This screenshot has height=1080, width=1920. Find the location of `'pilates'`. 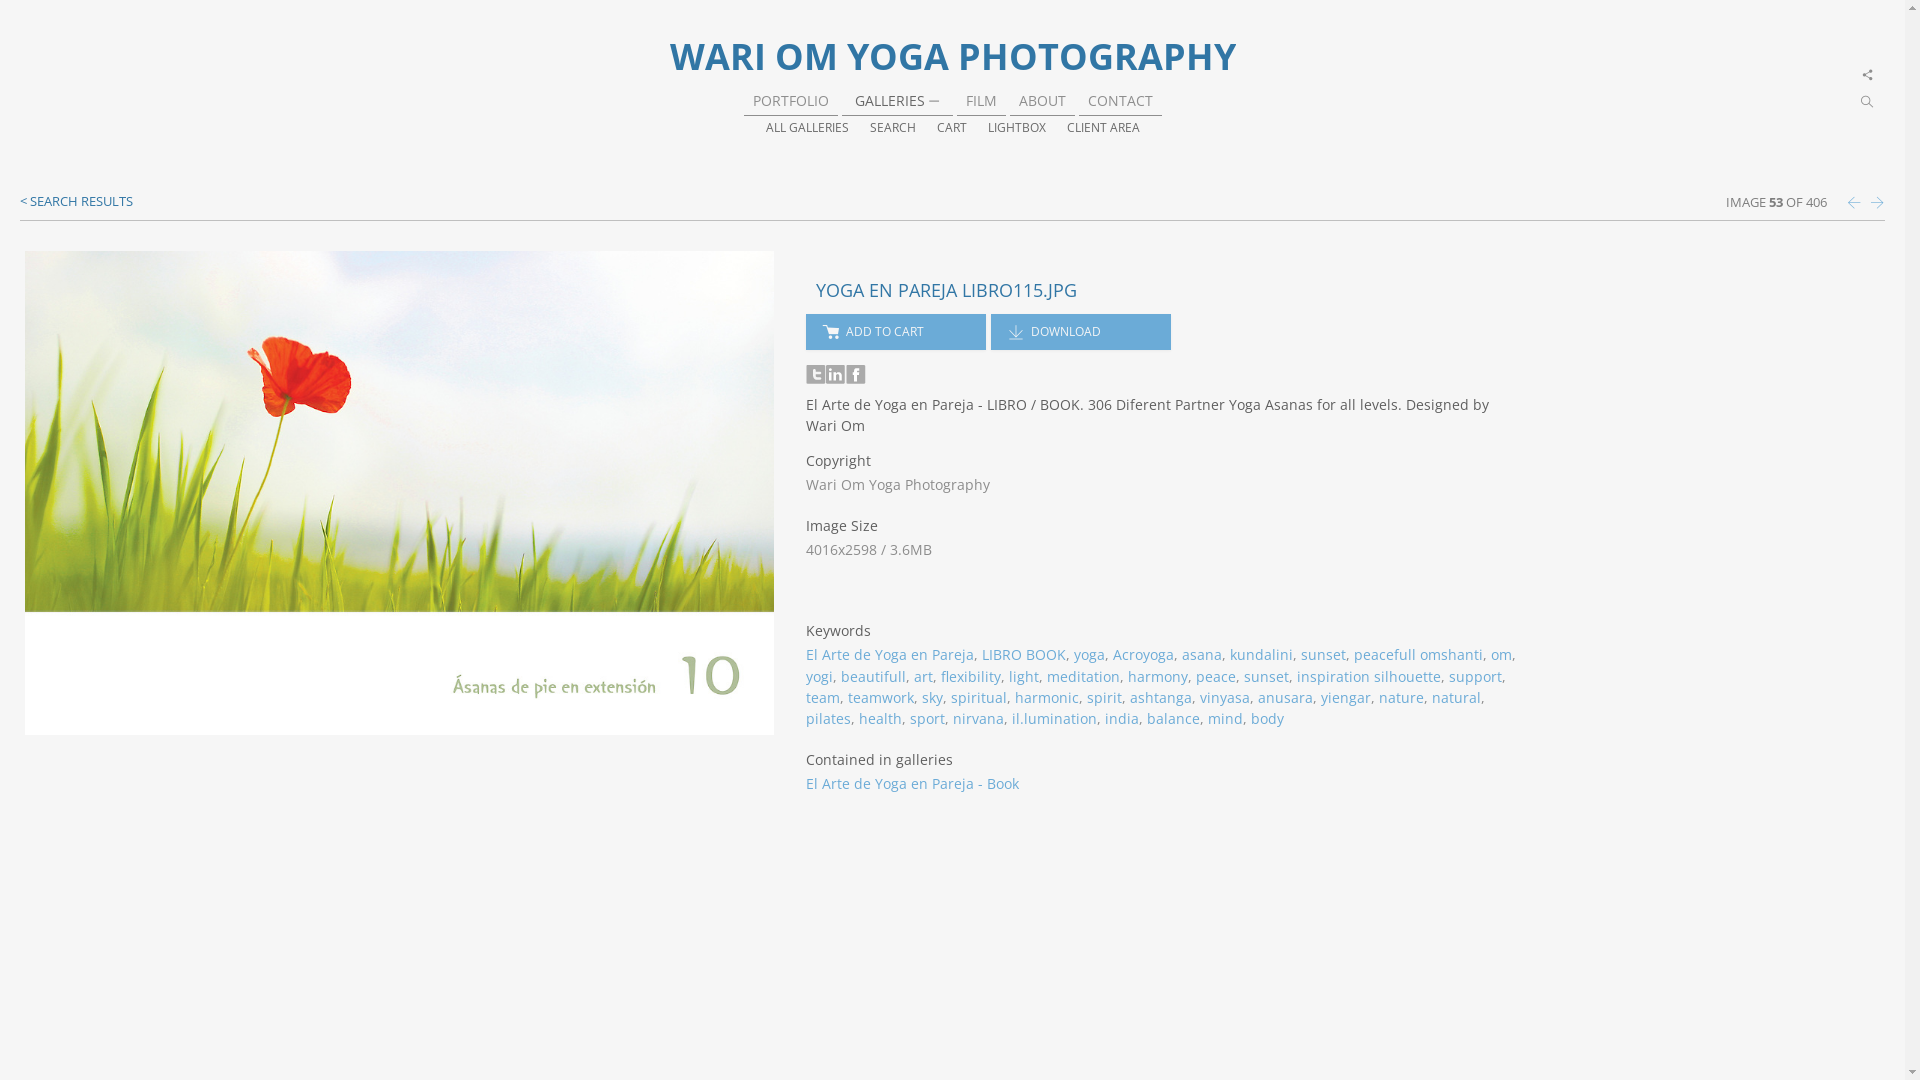

'pilates' is located at coordinates (828, 717).